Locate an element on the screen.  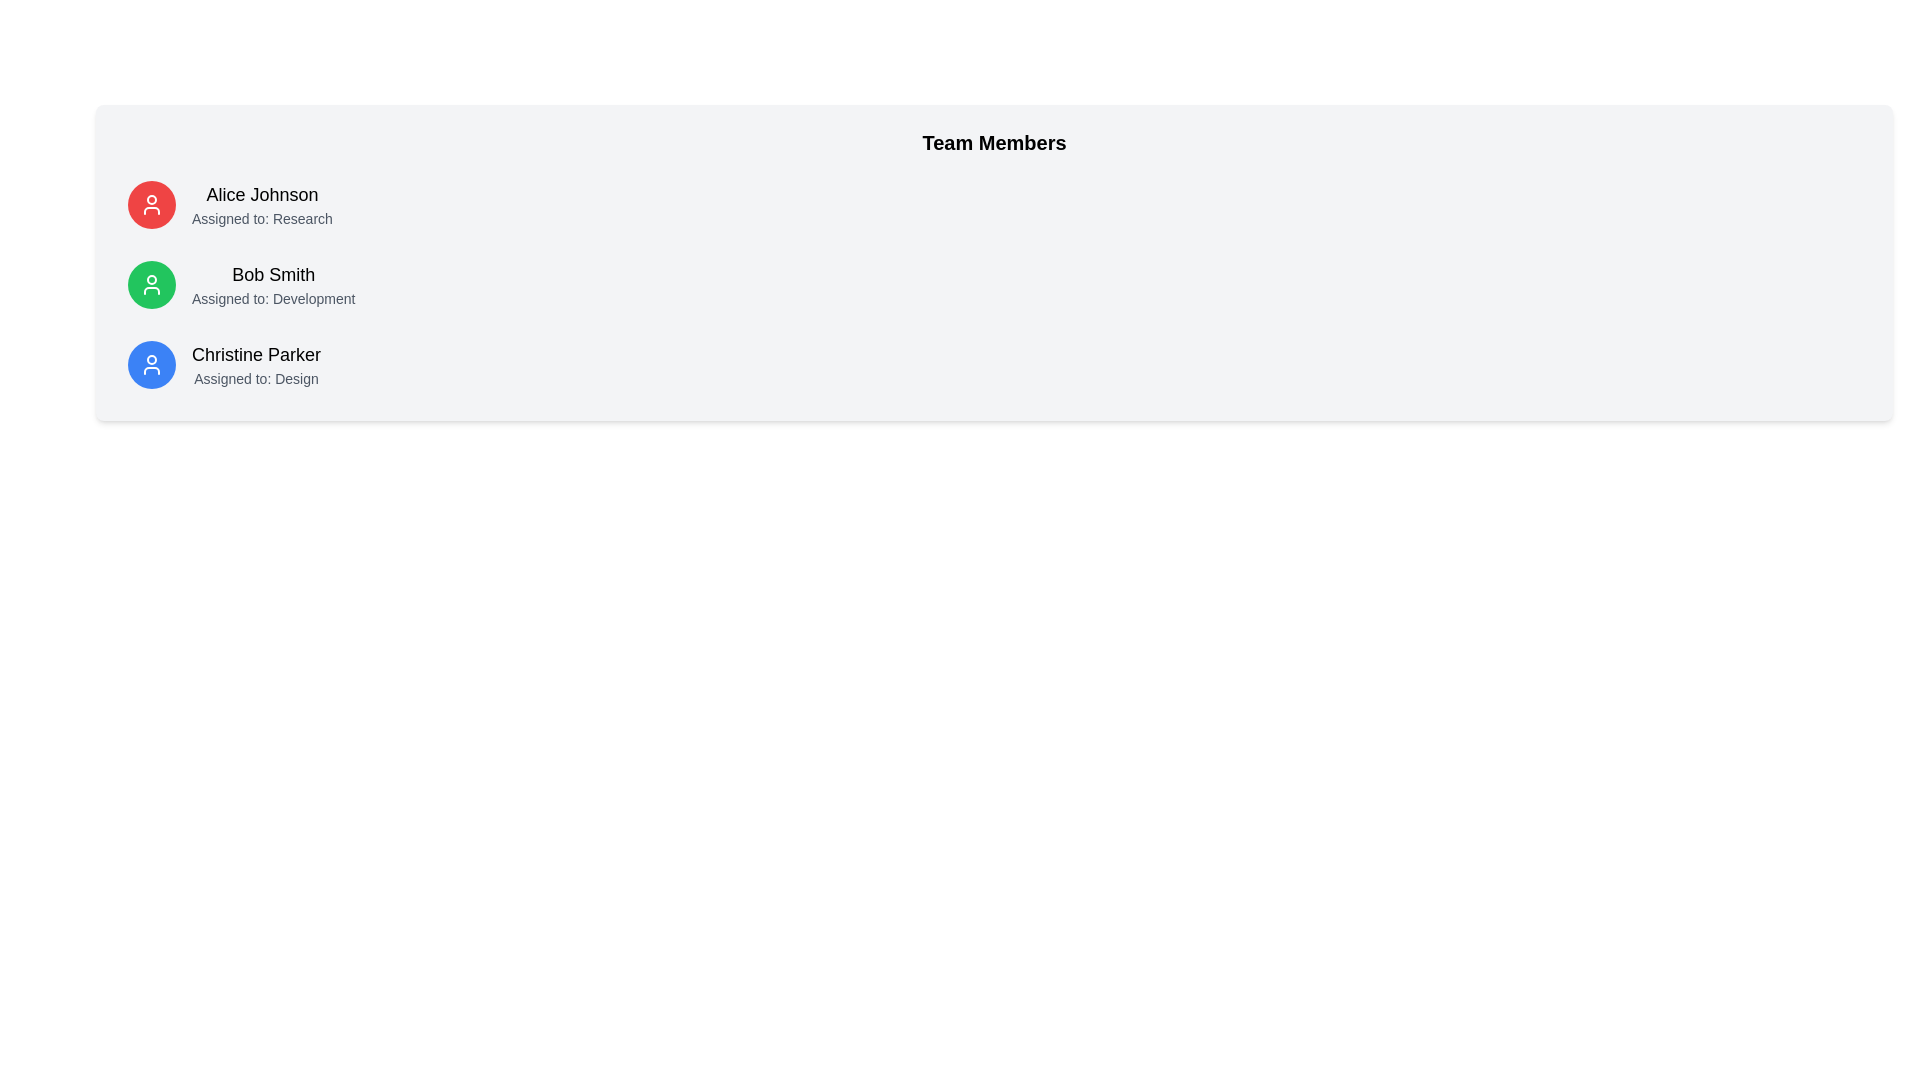
the user profile icon for 'Christine Parker', which is the leftmost component in the third row of the team members list is located at coordinates (151, 365).